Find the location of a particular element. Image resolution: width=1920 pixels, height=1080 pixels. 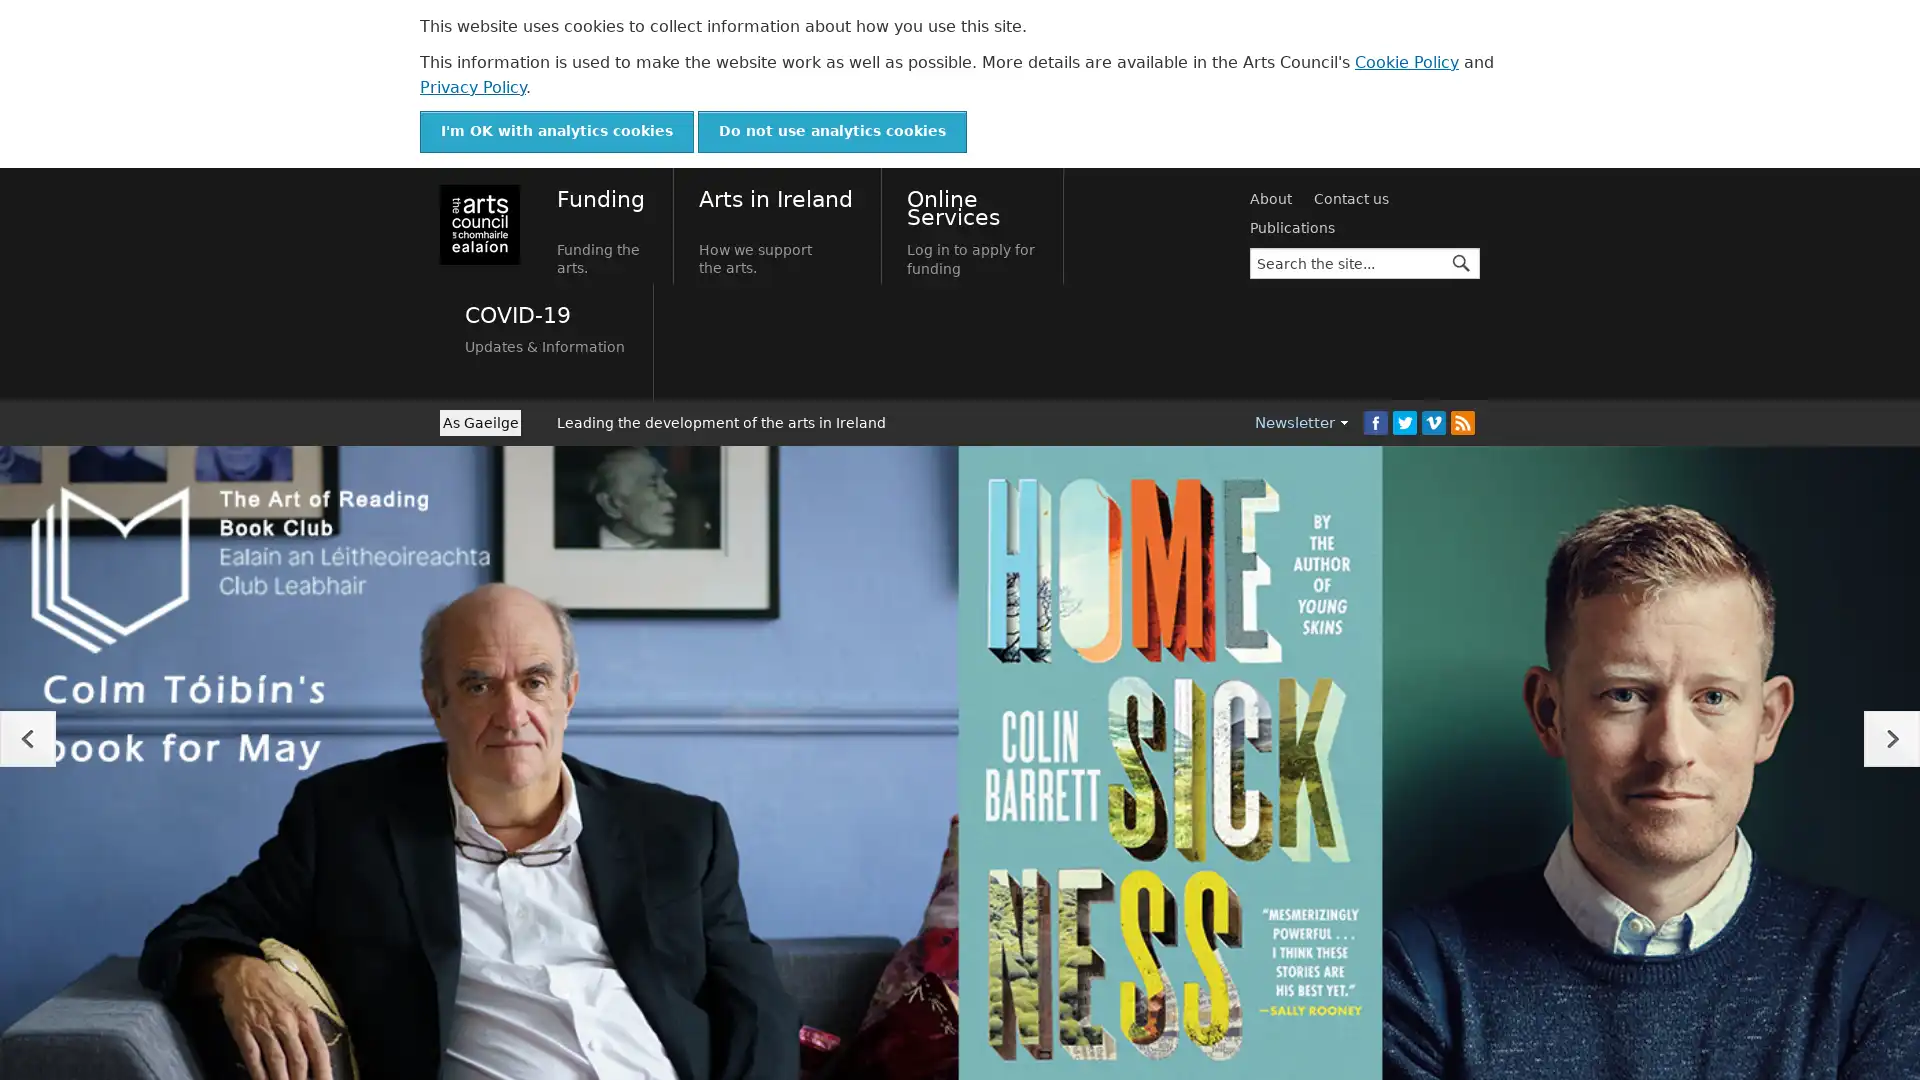

Do not use analytics cookies is located at coordinates (832, 131).